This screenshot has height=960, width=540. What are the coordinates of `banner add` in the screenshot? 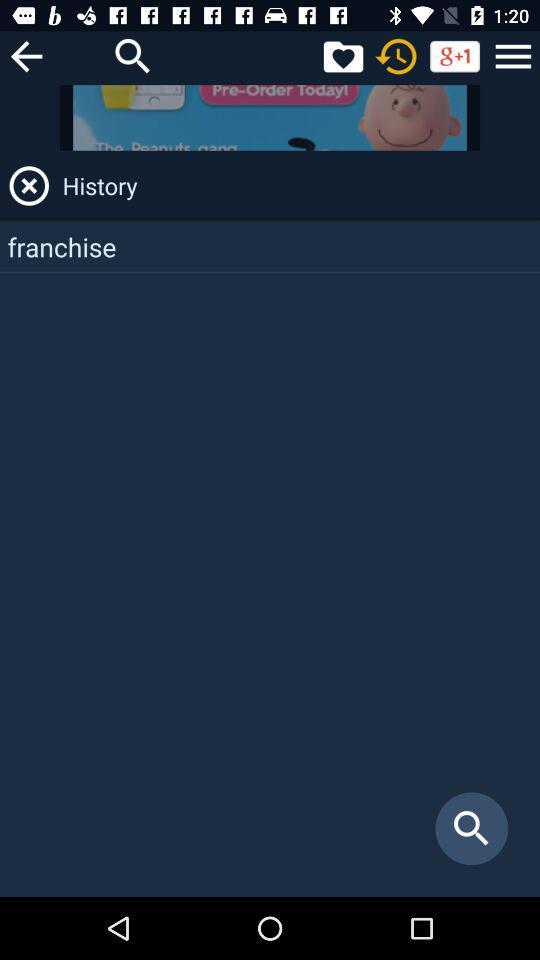 It's located at (270, 117).